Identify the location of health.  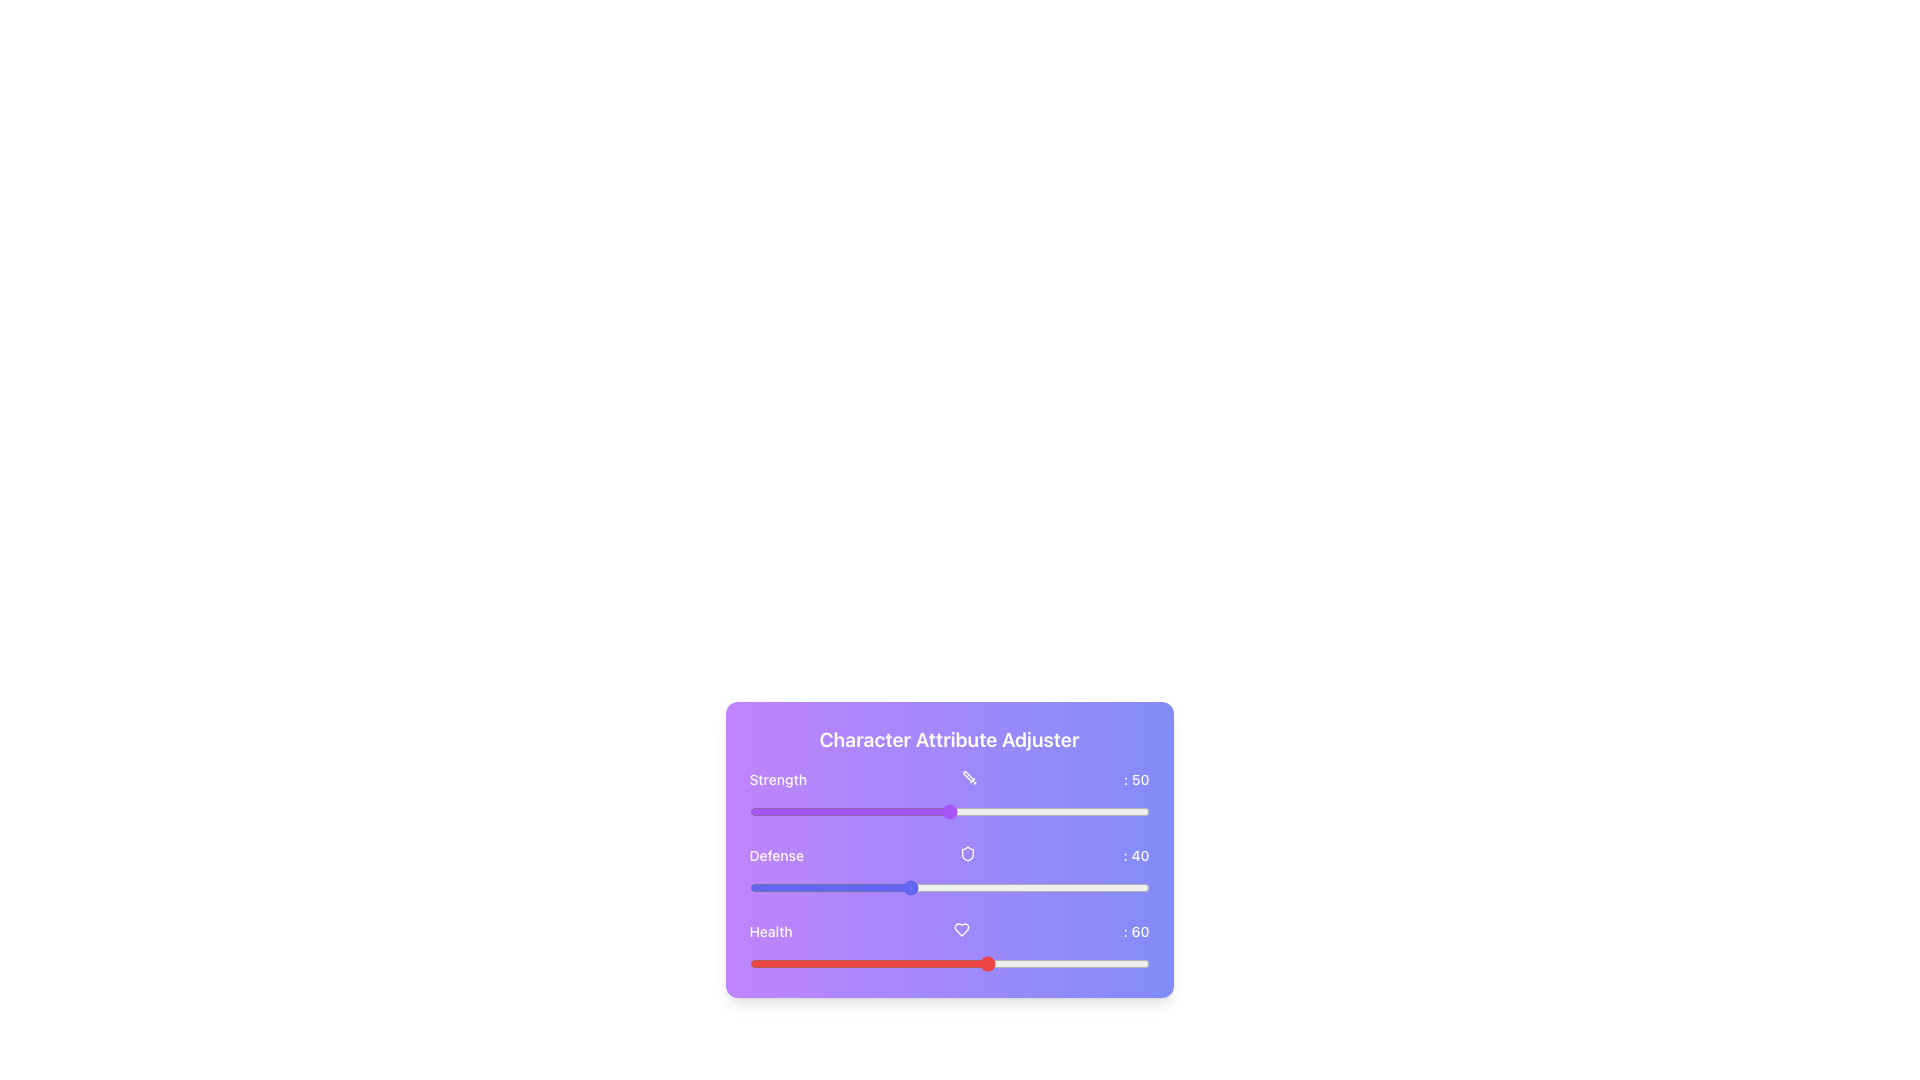
(920, 963).